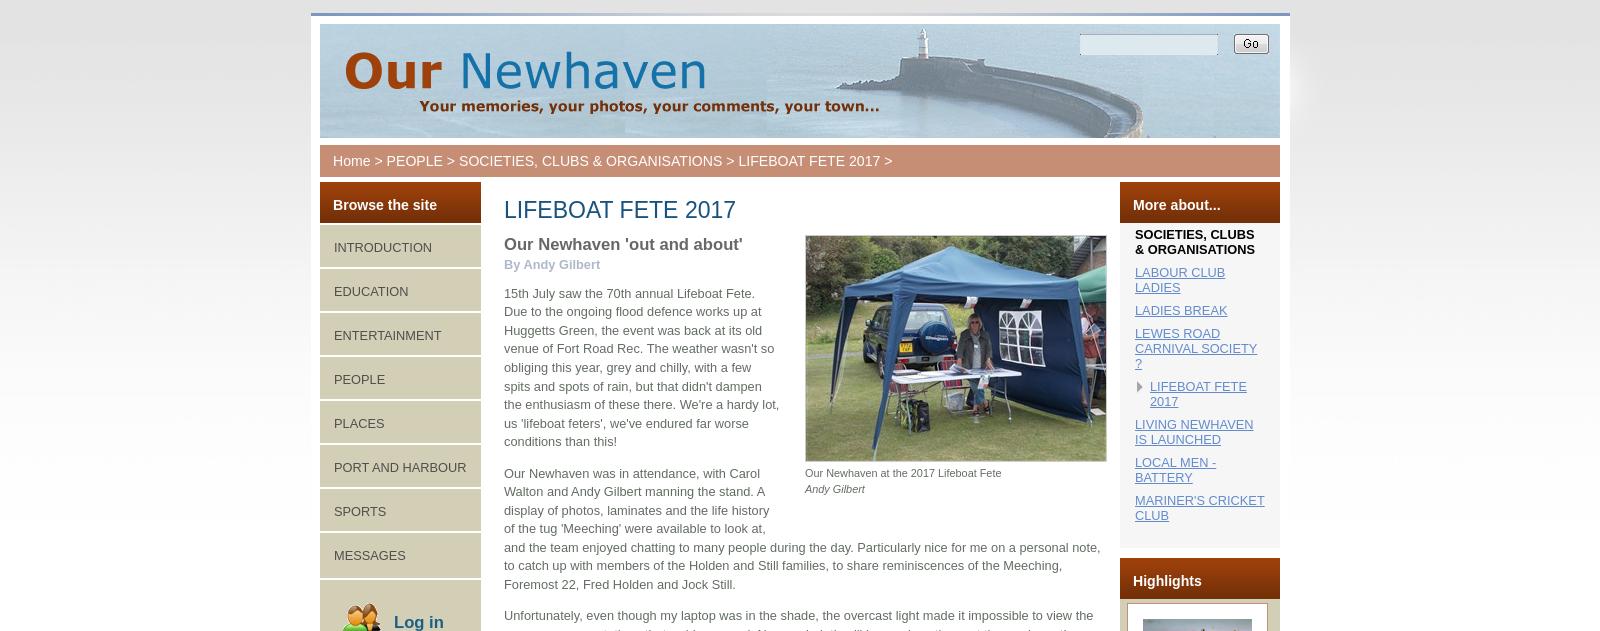  Describe the element at coordinates (1176, 205) in the screenshot. I see `'More about...'` at that location.